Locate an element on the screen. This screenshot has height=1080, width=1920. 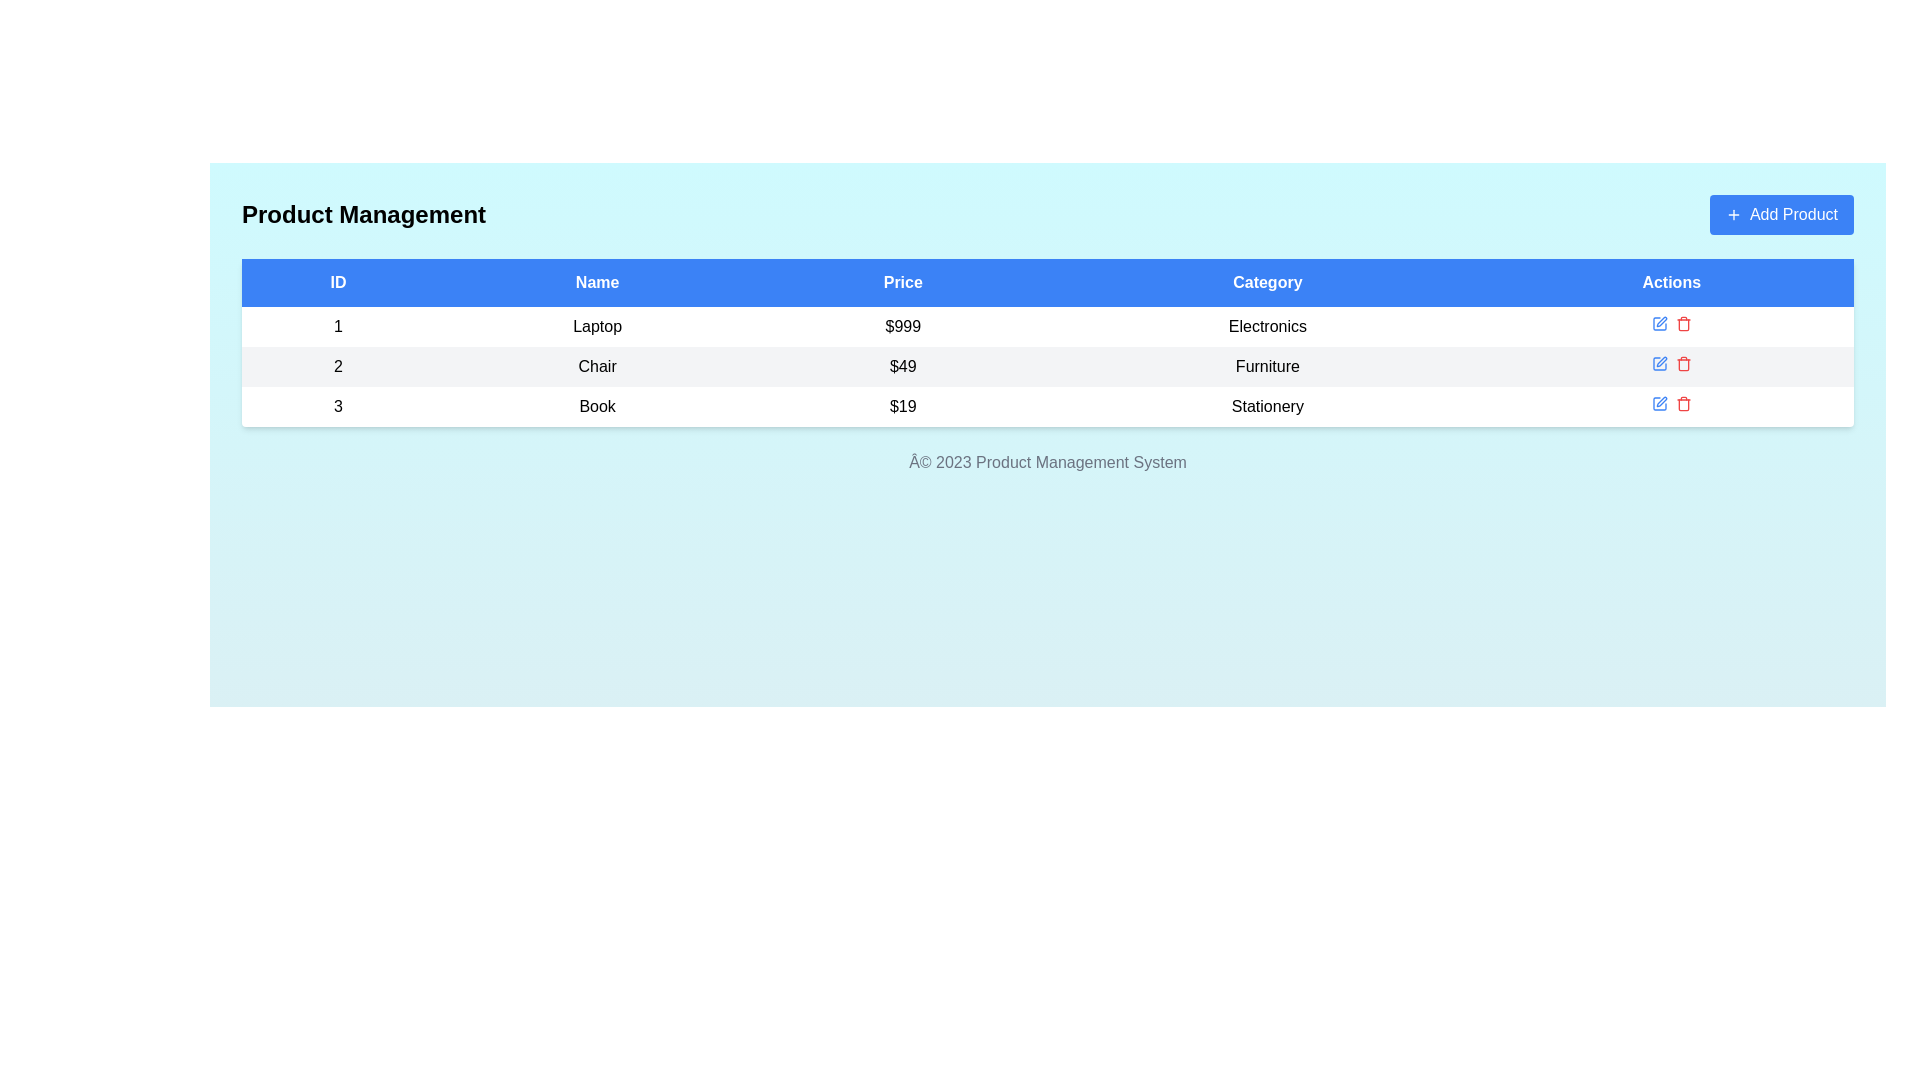
the red trash bin icon in the Interactive control group to prompt the delete confirmation for the 'Chair' entry is located at coordinates (1671, 366).